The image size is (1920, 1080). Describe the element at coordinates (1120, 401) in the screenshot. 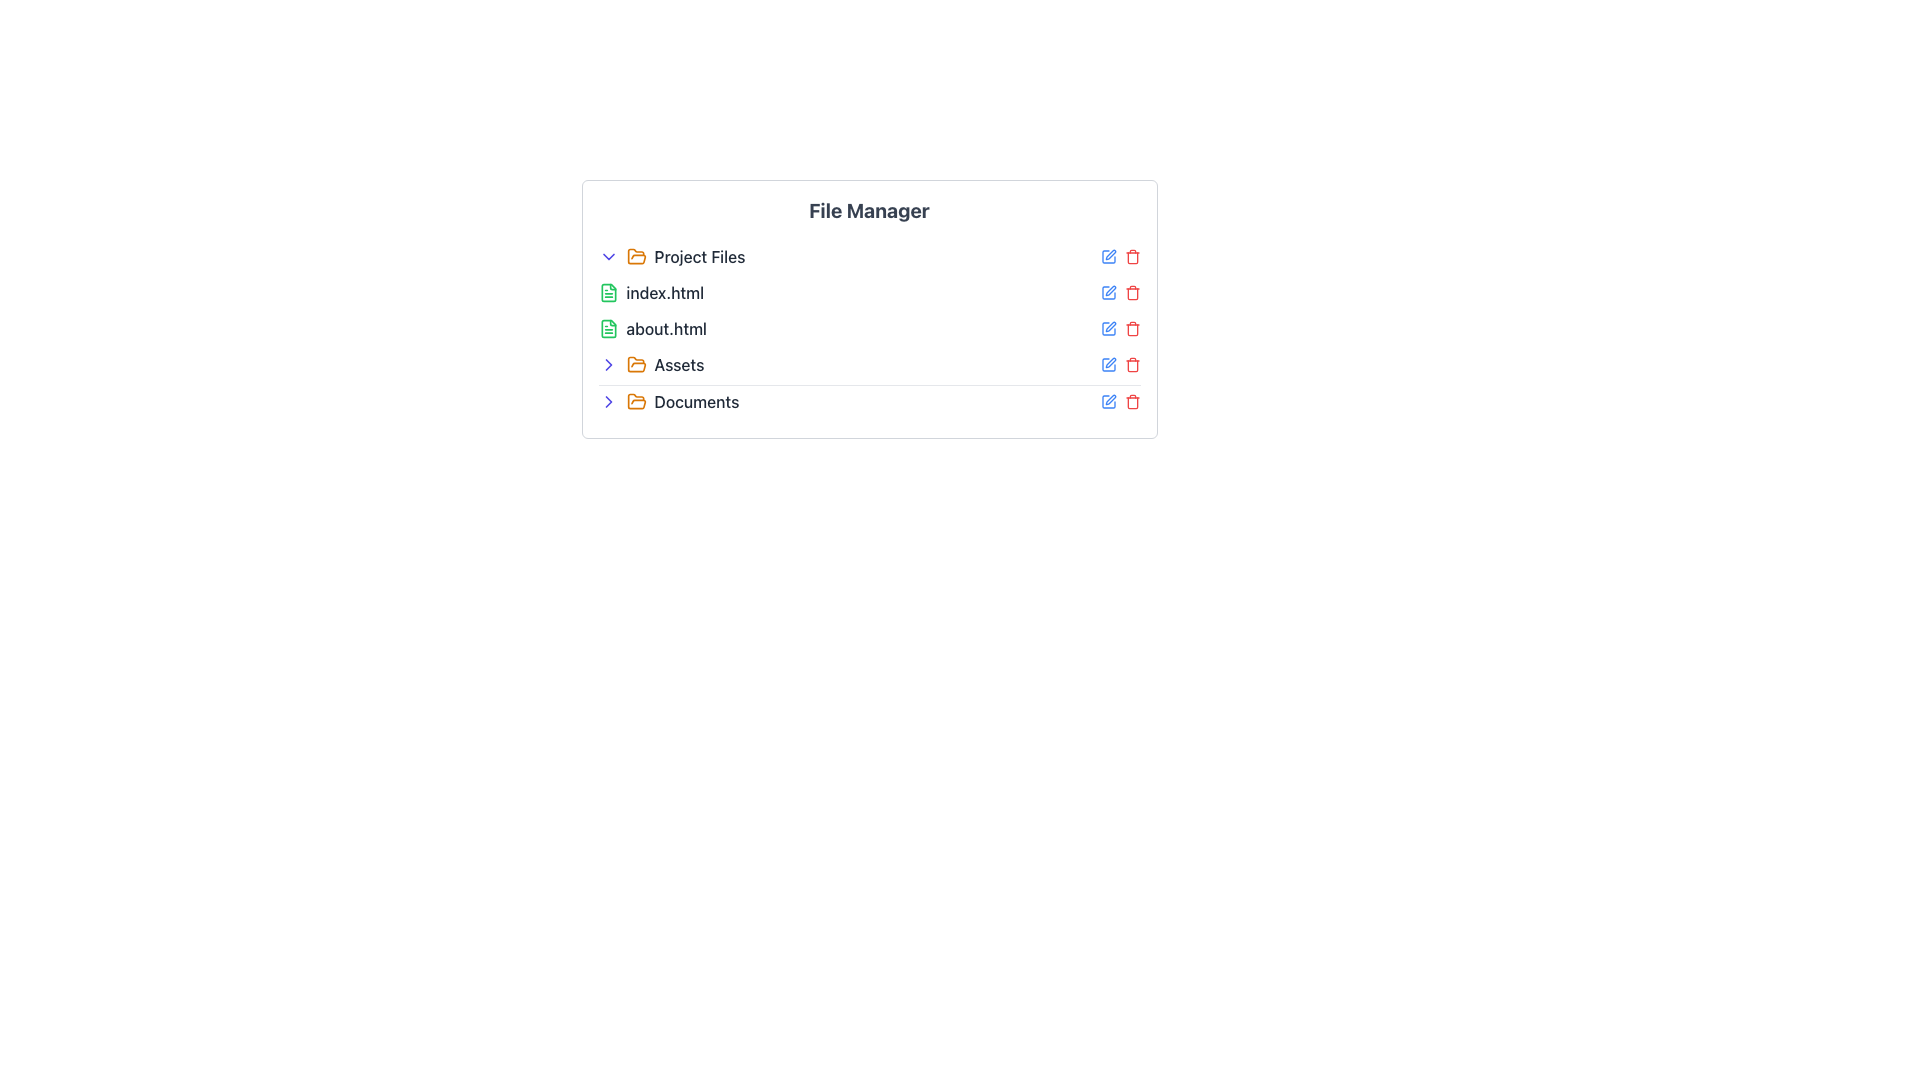

I see `the group of interactive buttons containing the blue pencil icon and red trash bin icon located at the far right of the 'Documents' row in the 'File Manager' interface` at that location.